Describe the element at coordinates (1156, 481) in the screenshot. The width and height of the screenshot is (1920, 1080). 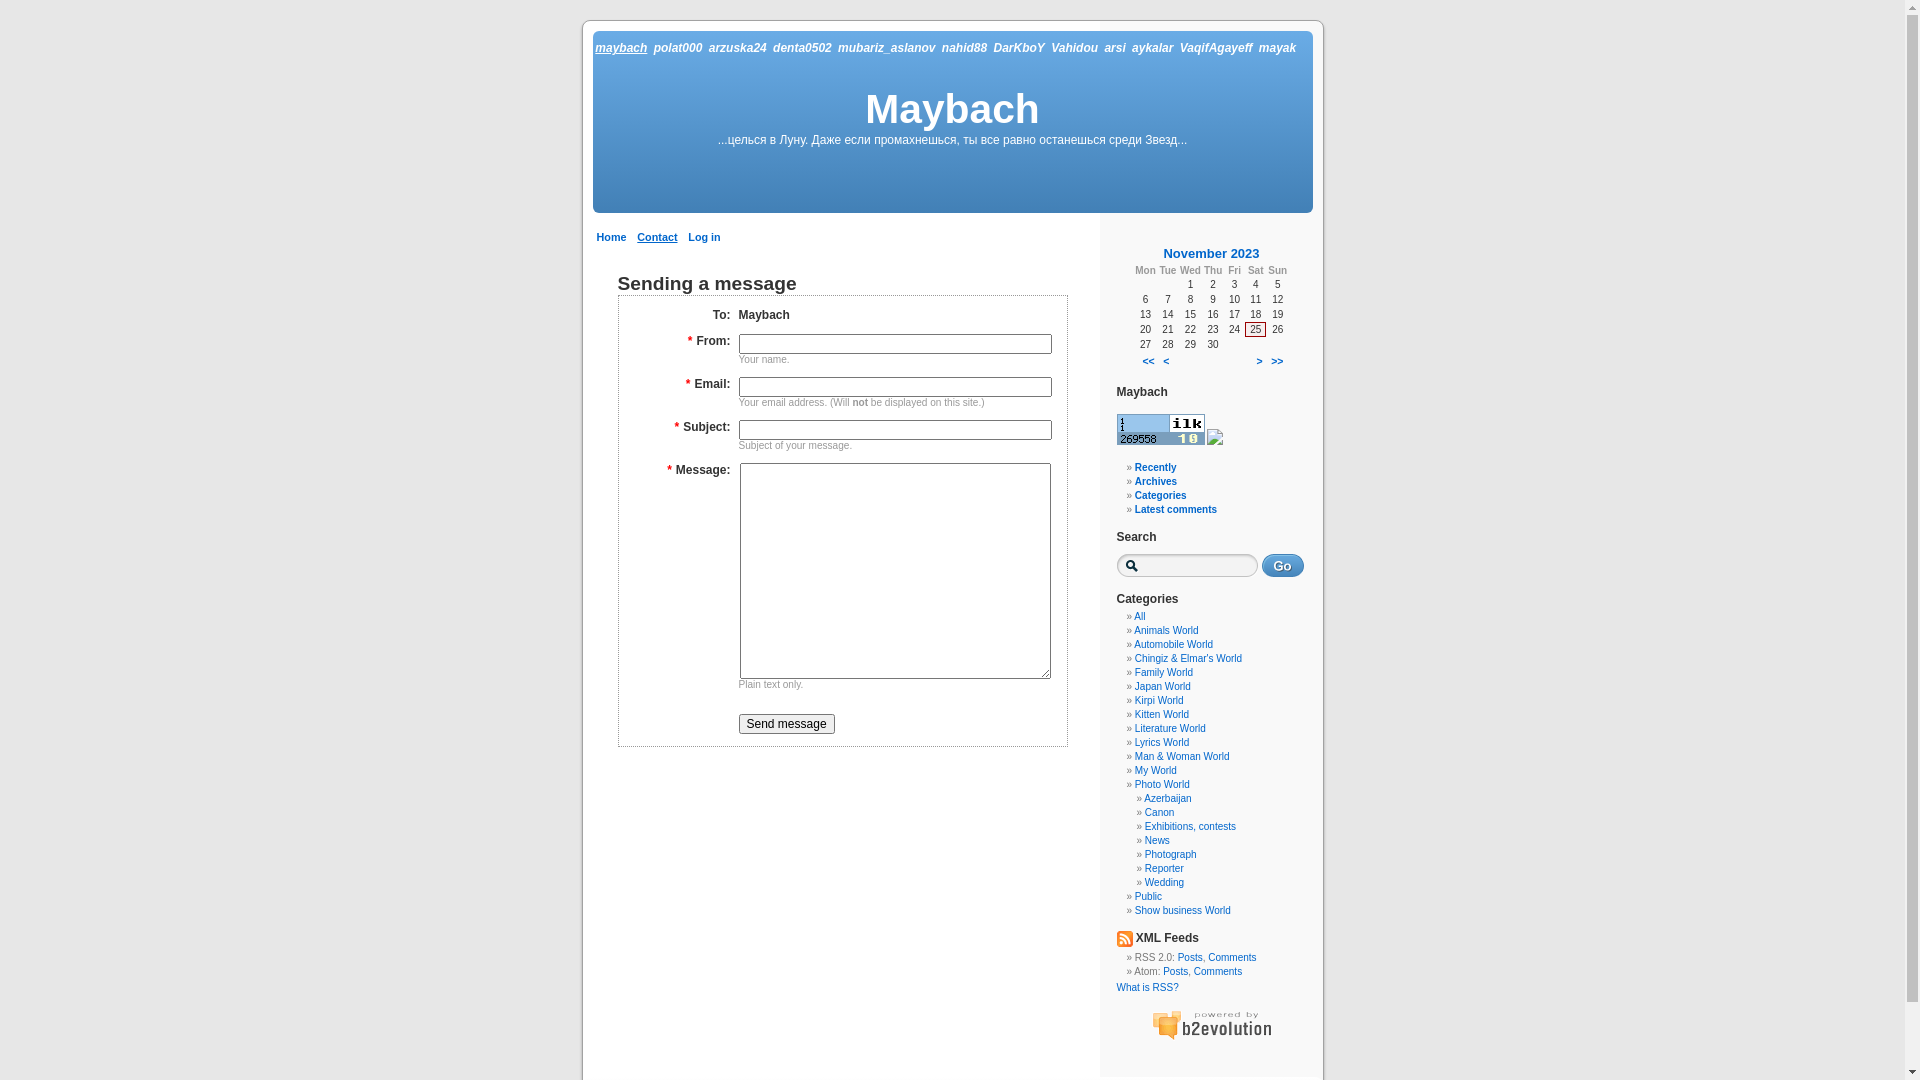
I see `'Archives'` at that location.